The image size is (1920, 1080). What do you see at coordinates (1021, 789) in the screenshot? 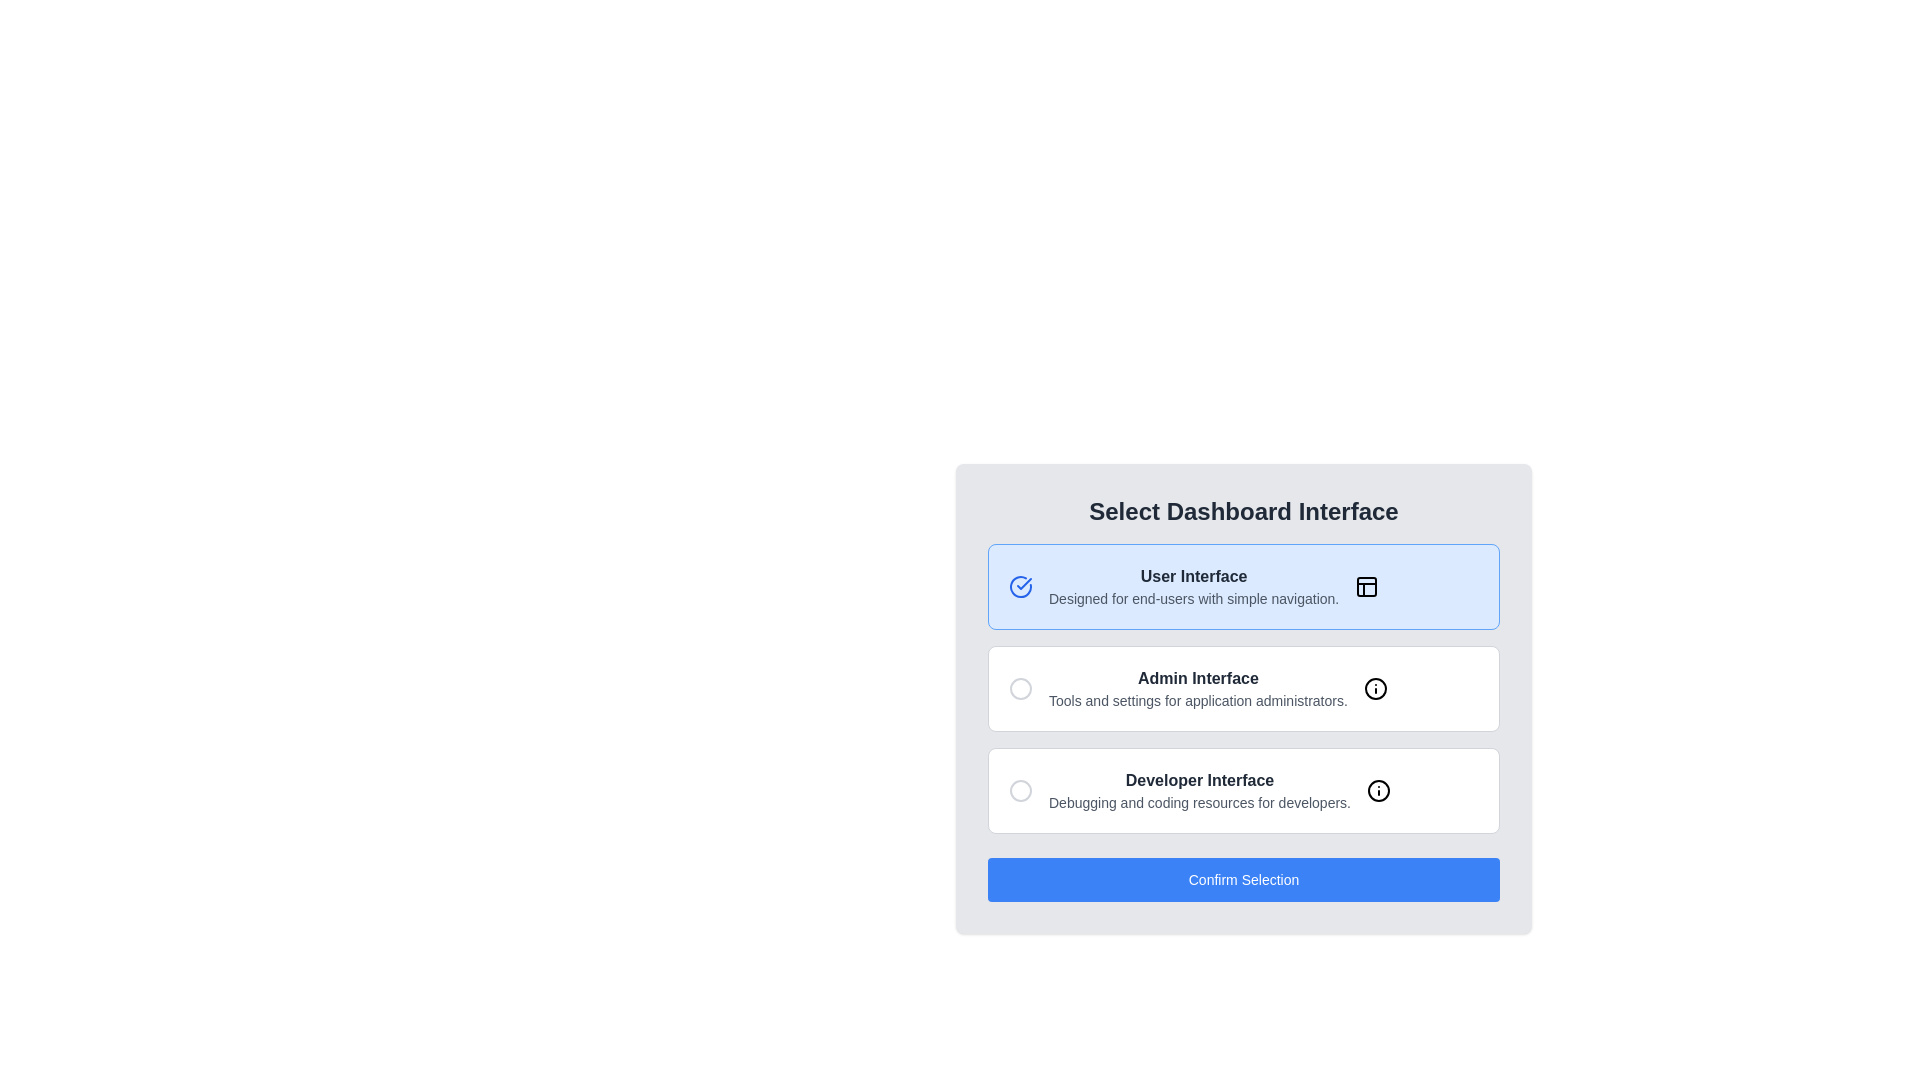
I see `the center of the Decorative circle icon, which is the leading circular icon of the row labeled 'Developer Interface'` at bounding box center [1021, 789].